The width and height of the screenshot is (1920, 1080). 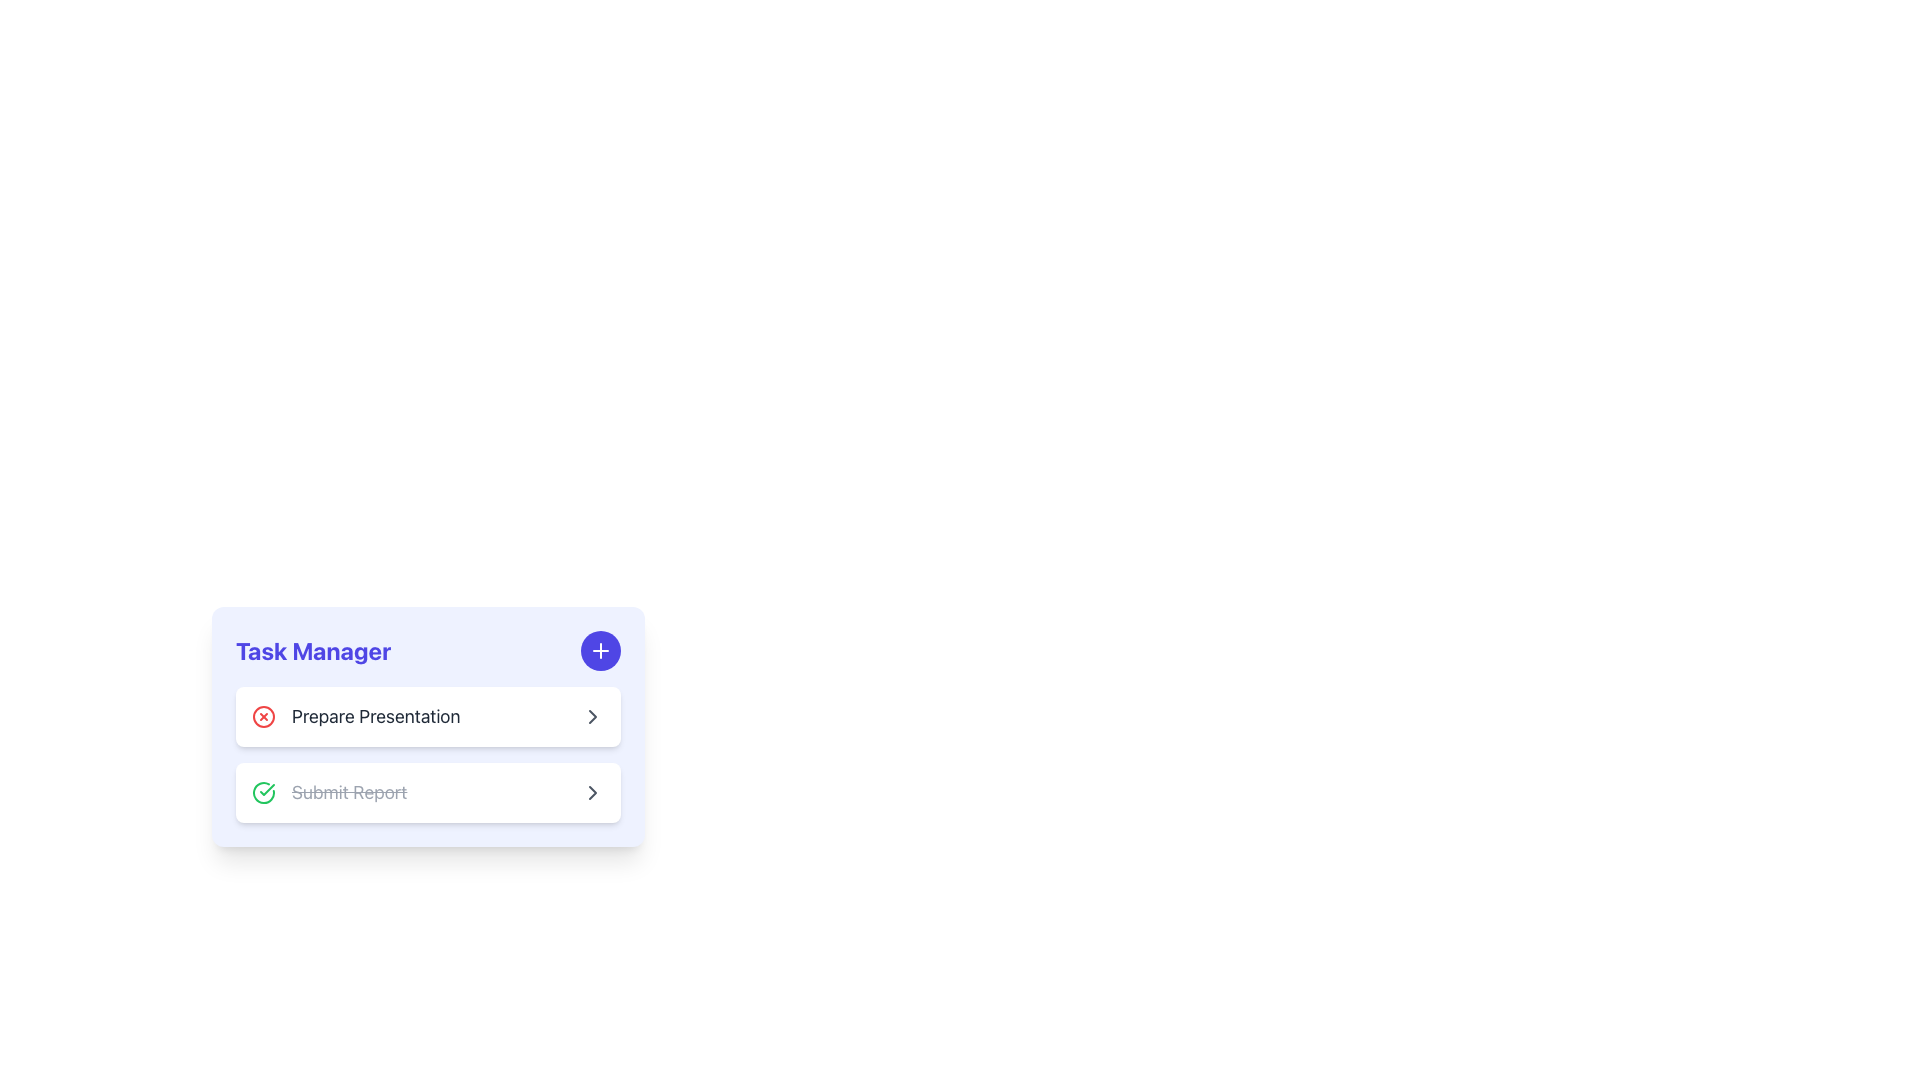 I want to click on the right-facing chevron icon styled in gray with rounded edges located on the far-right side of the 'Prepare Presentation' card, so click(x=592, y=716).